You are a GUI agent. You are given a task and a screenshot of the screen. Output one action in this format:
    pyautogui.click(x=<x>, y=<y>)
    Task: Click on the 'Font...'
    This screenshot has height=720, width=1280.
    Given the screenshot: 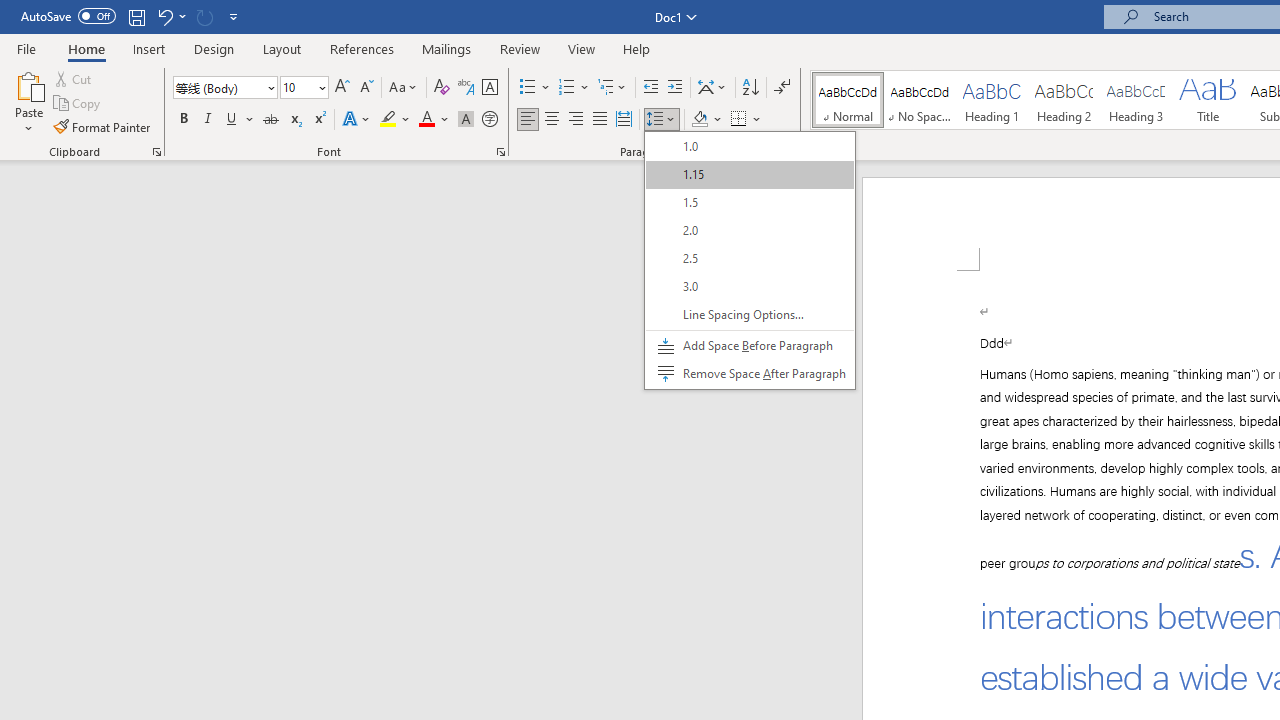 What is the action you would take?
    pyautogui.click(x=501, y=150)
    